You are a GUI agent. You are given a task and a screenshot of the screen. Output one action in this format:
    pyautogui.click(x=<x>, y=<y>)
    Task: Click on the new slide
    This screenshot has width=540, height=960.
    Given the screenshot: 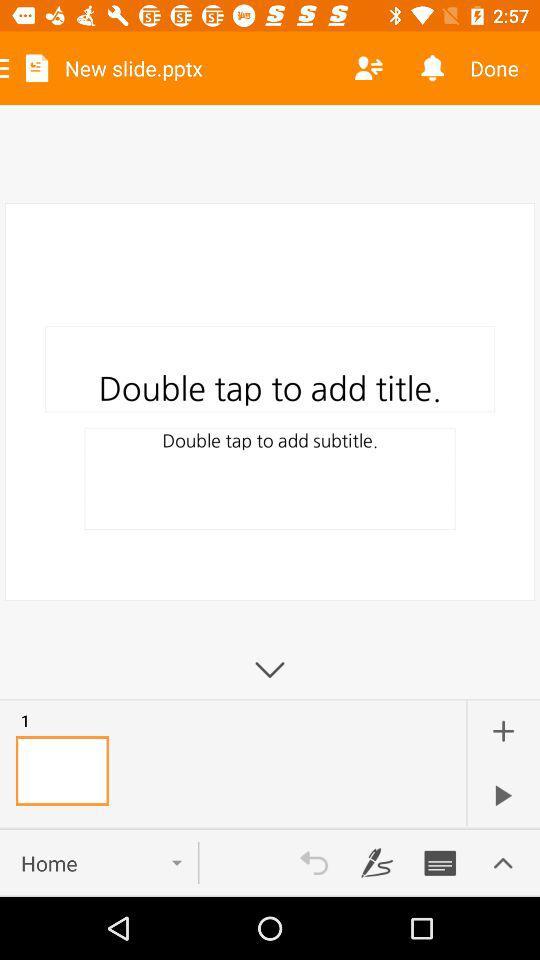 What is the action you would take?
    pyautogui.click(x=502, y=730)
    